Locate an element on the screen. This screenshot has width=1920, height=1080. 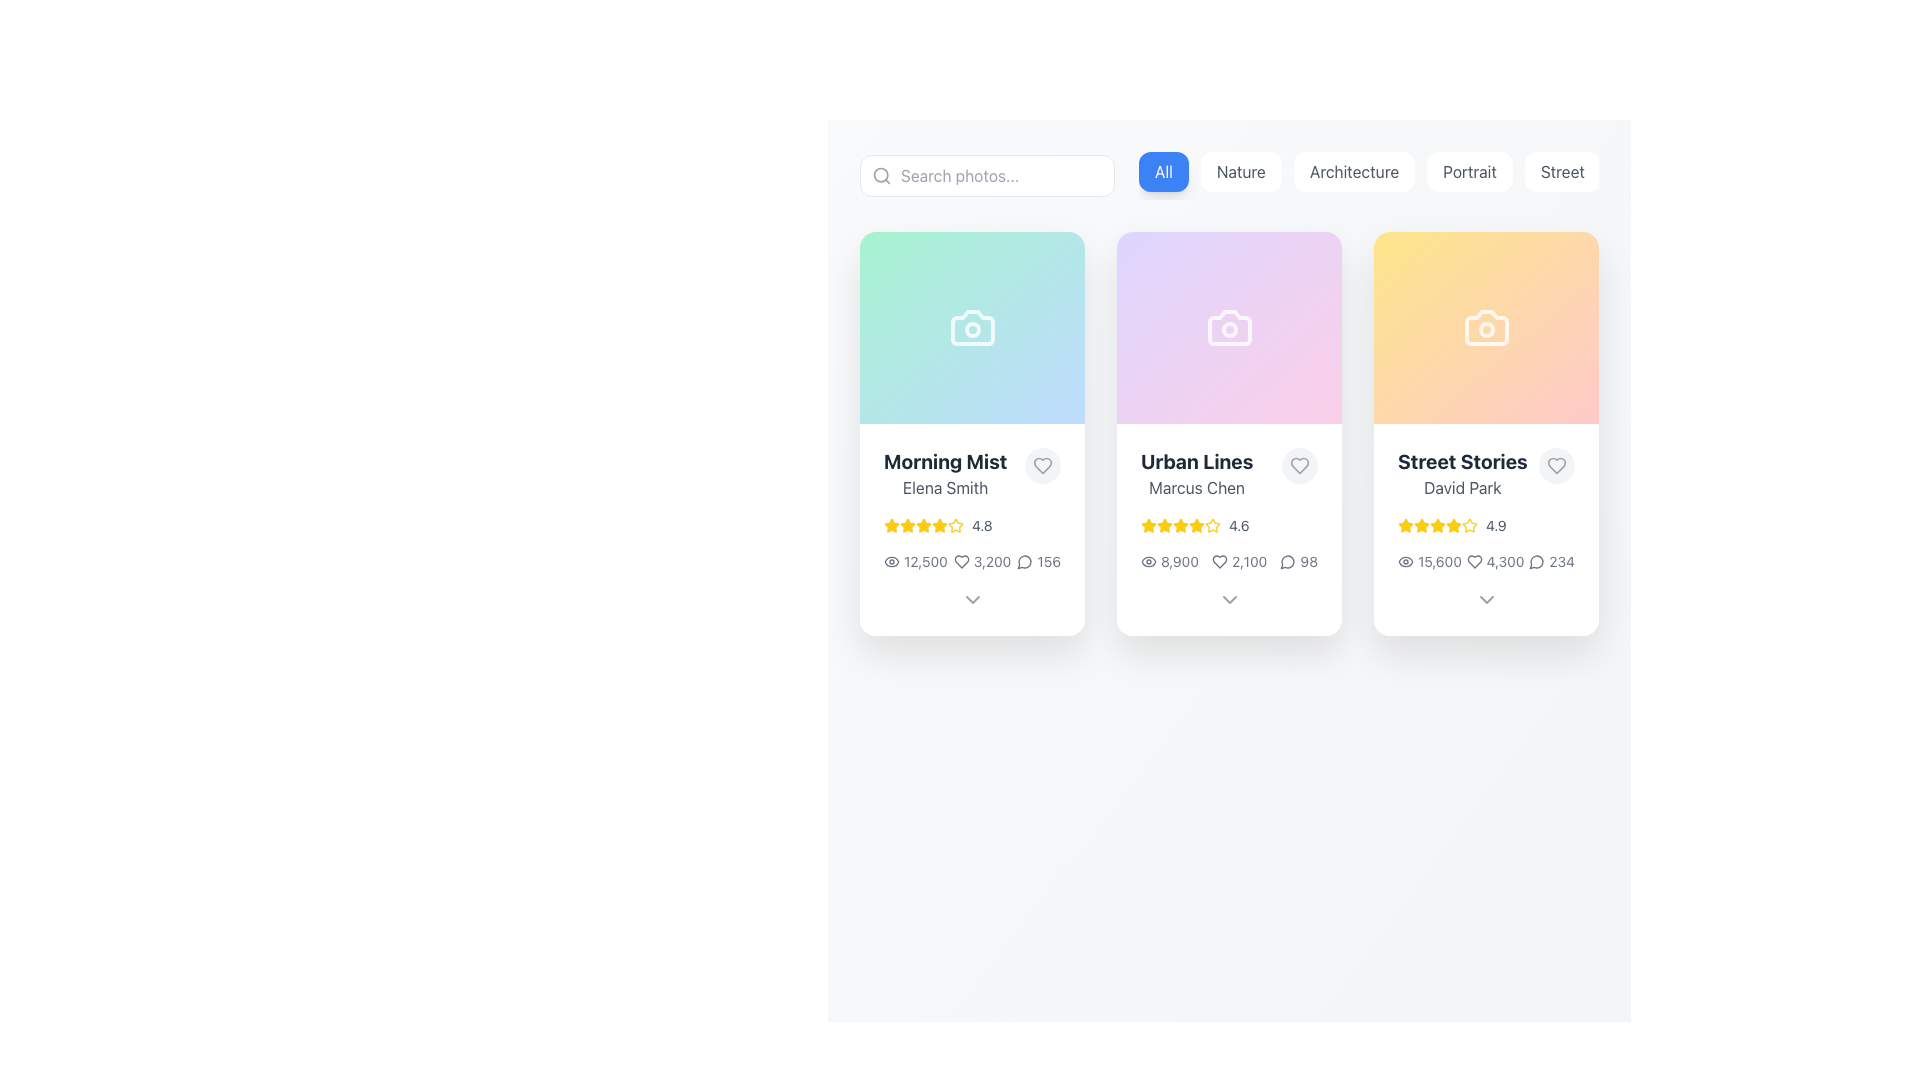
the 'Architecture' category button in the tab list to indicate interest is located at coordinates (1367, 175).